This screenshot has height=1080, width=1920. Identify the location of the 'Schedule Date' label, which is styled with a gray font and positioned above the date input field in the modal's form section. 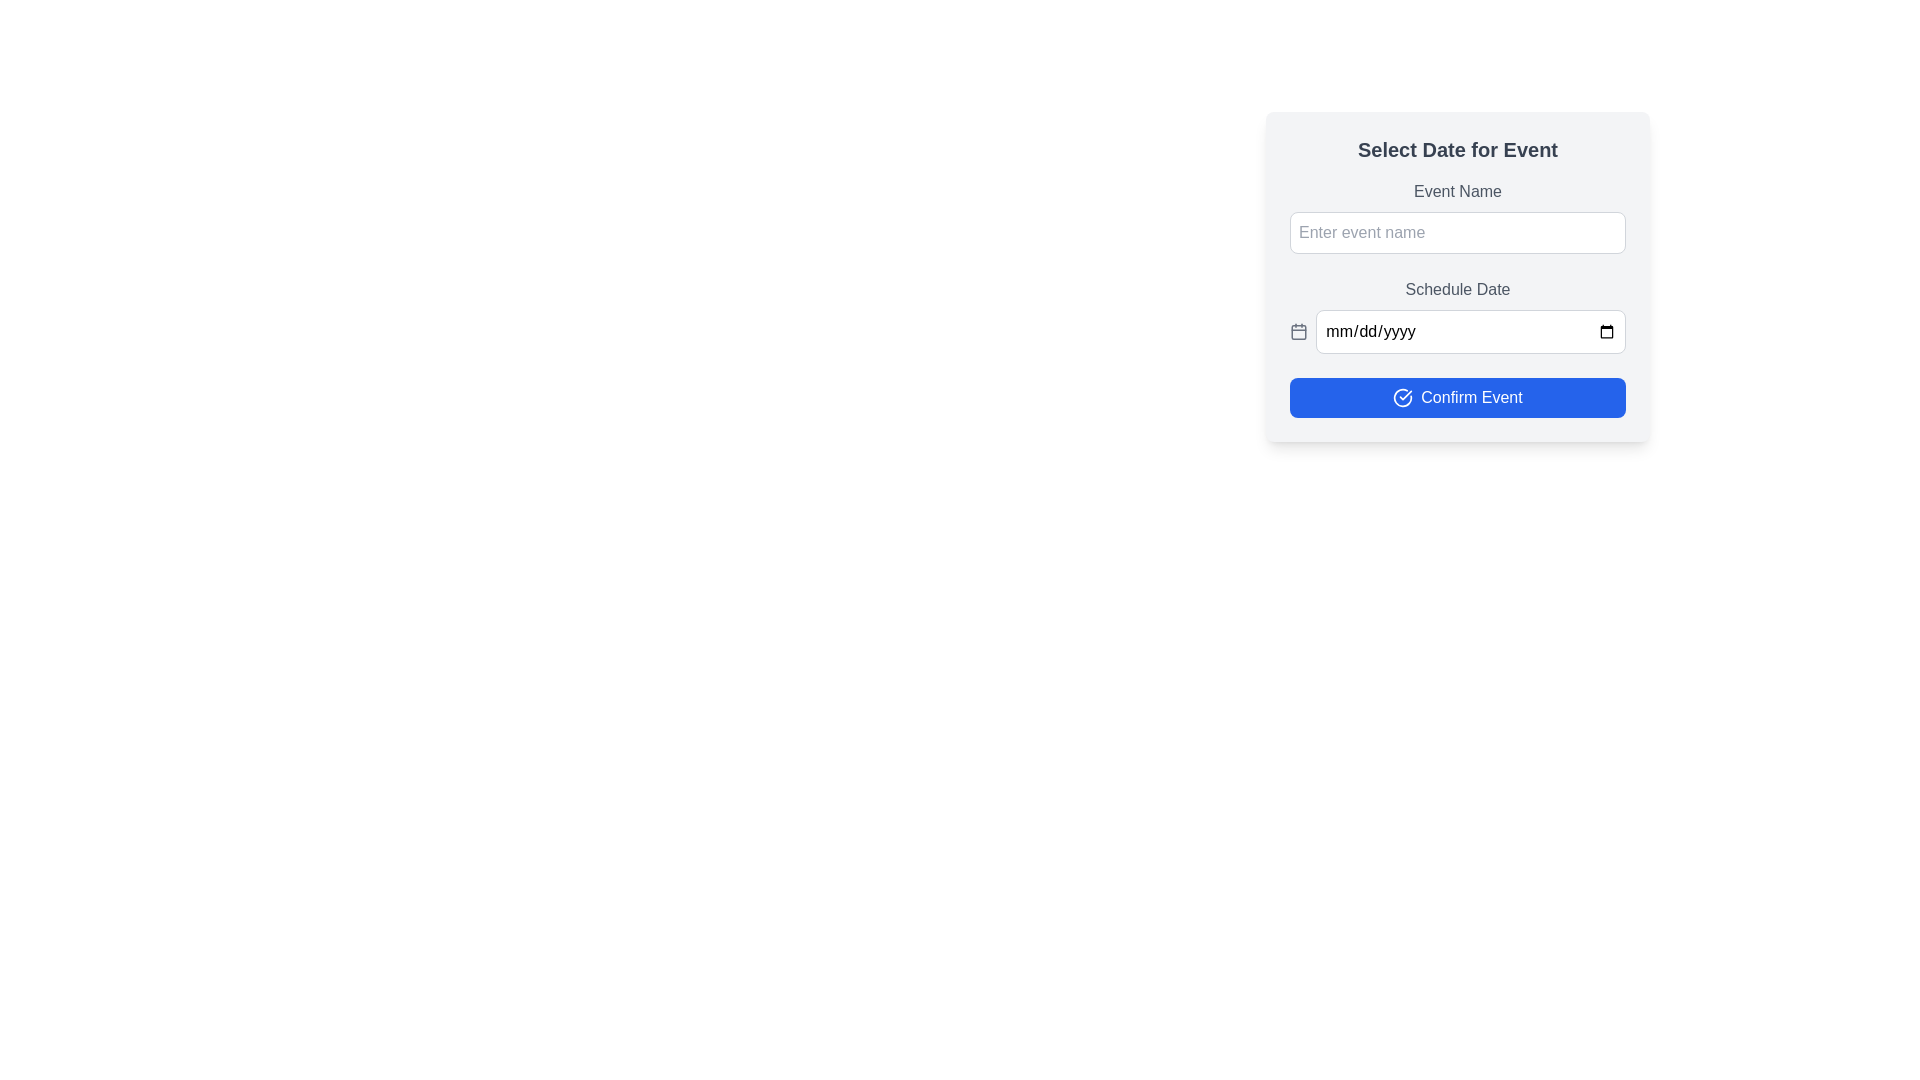
(1458, 289).